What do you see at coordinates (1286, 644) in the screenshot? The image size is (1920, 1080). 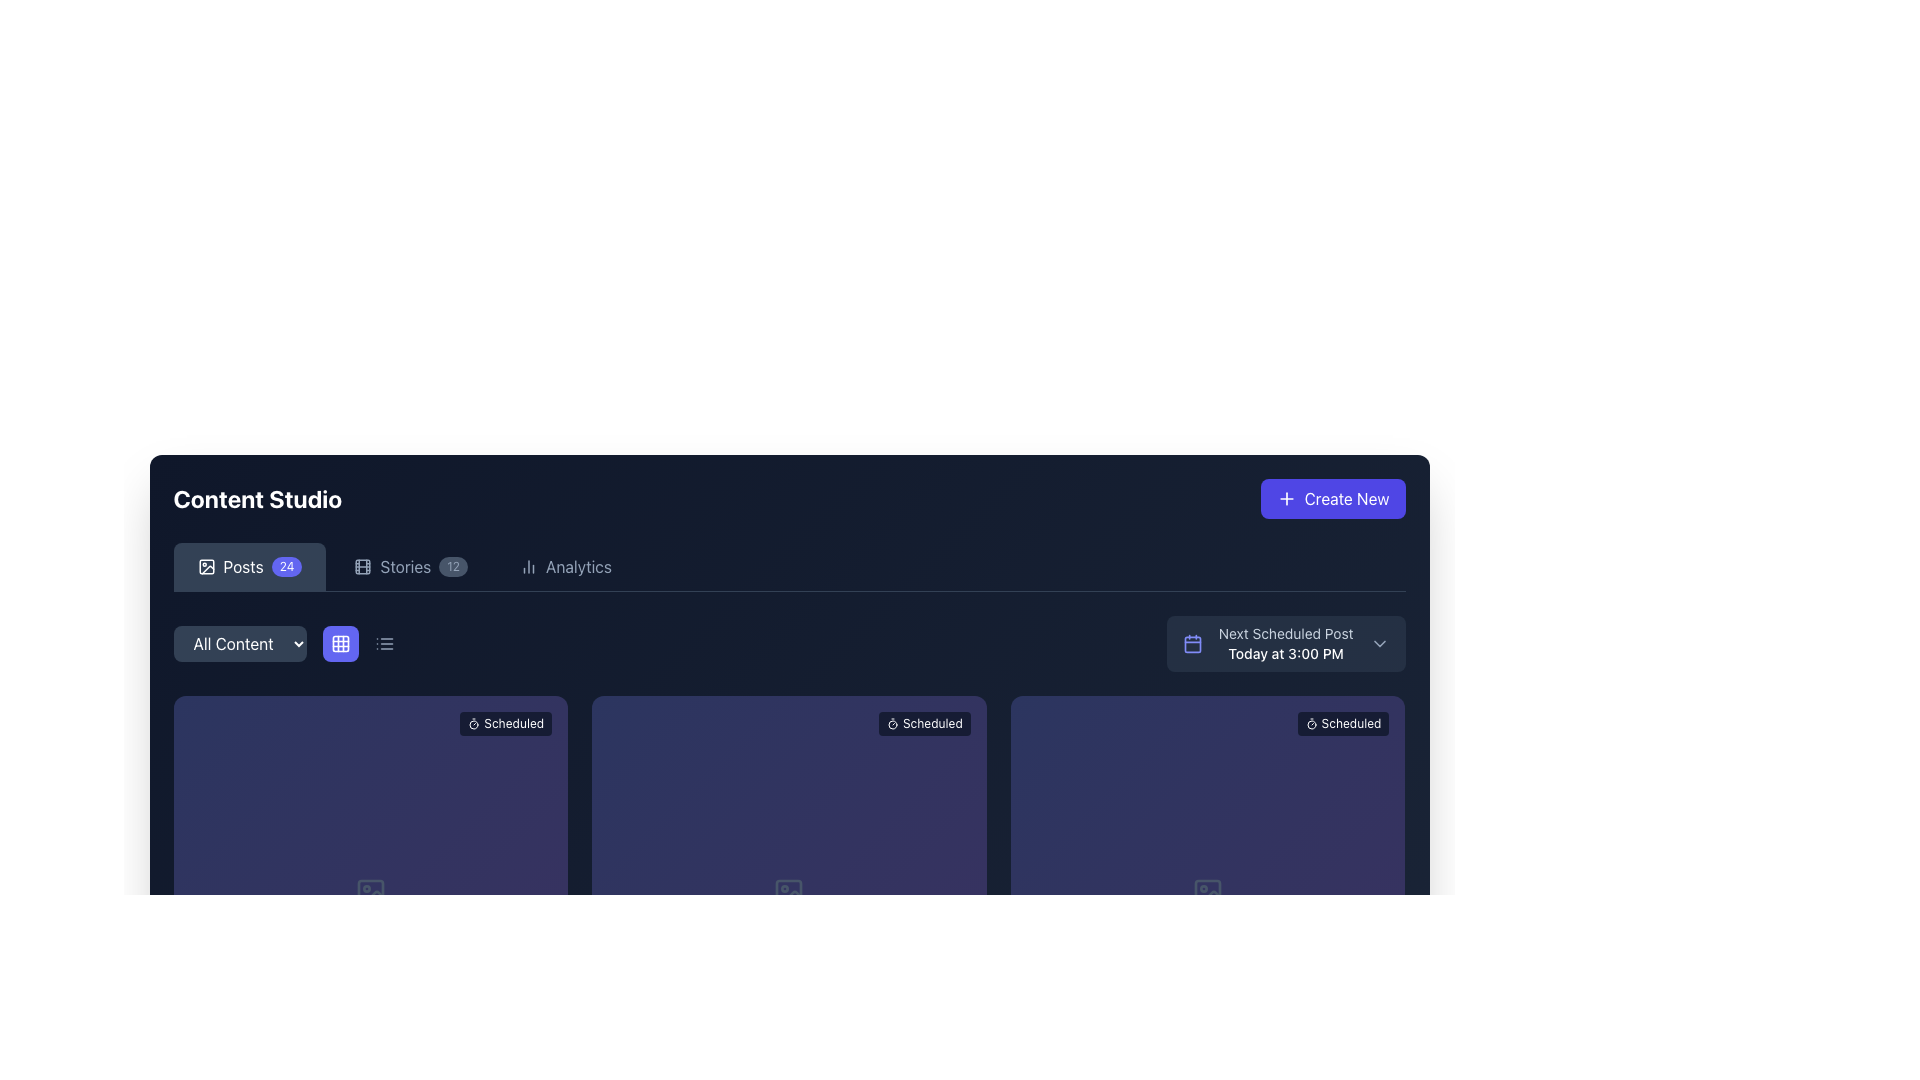 I see `information displayed in the Informational display widget located towards the top-right corner of the interface, just below the header section` at bounding box center [1286, 644].